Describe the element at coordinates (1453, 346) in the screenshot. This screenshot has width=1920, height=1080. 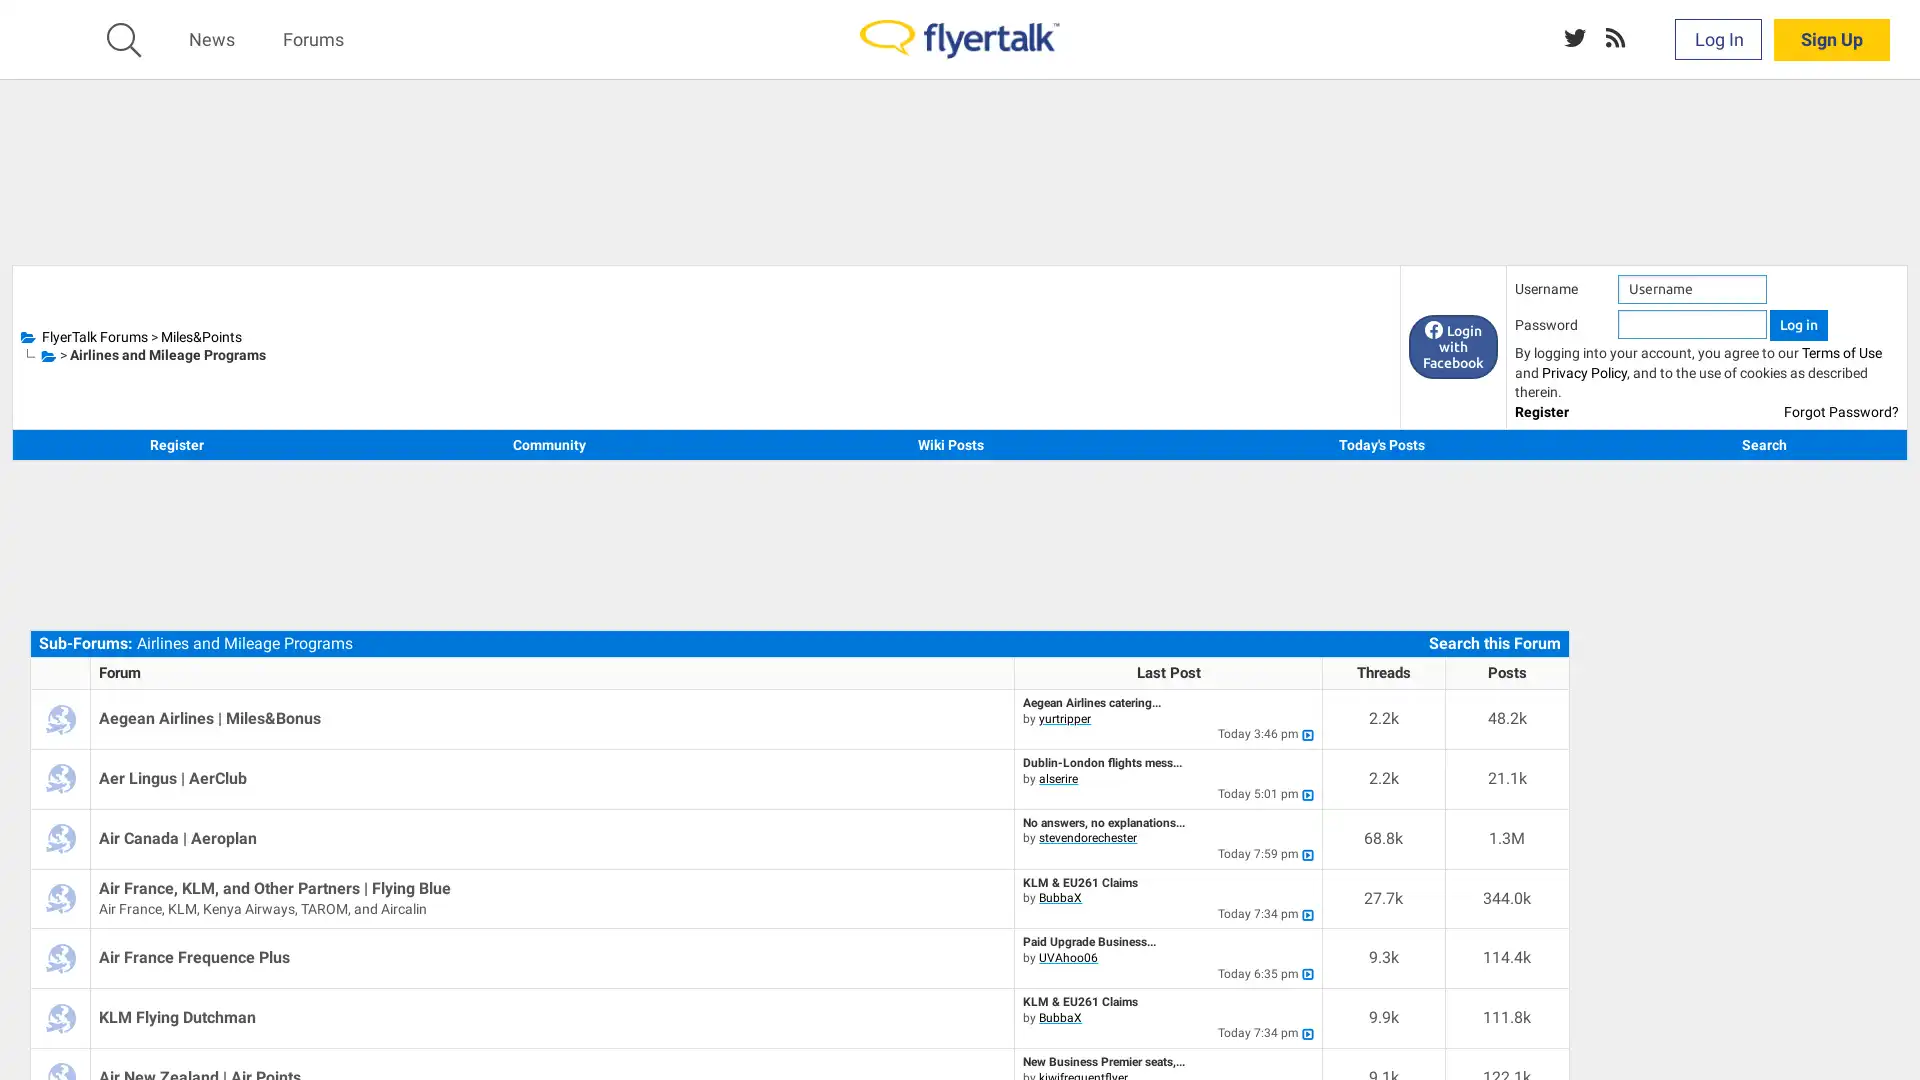
I see `Login with Facebook` at that location.